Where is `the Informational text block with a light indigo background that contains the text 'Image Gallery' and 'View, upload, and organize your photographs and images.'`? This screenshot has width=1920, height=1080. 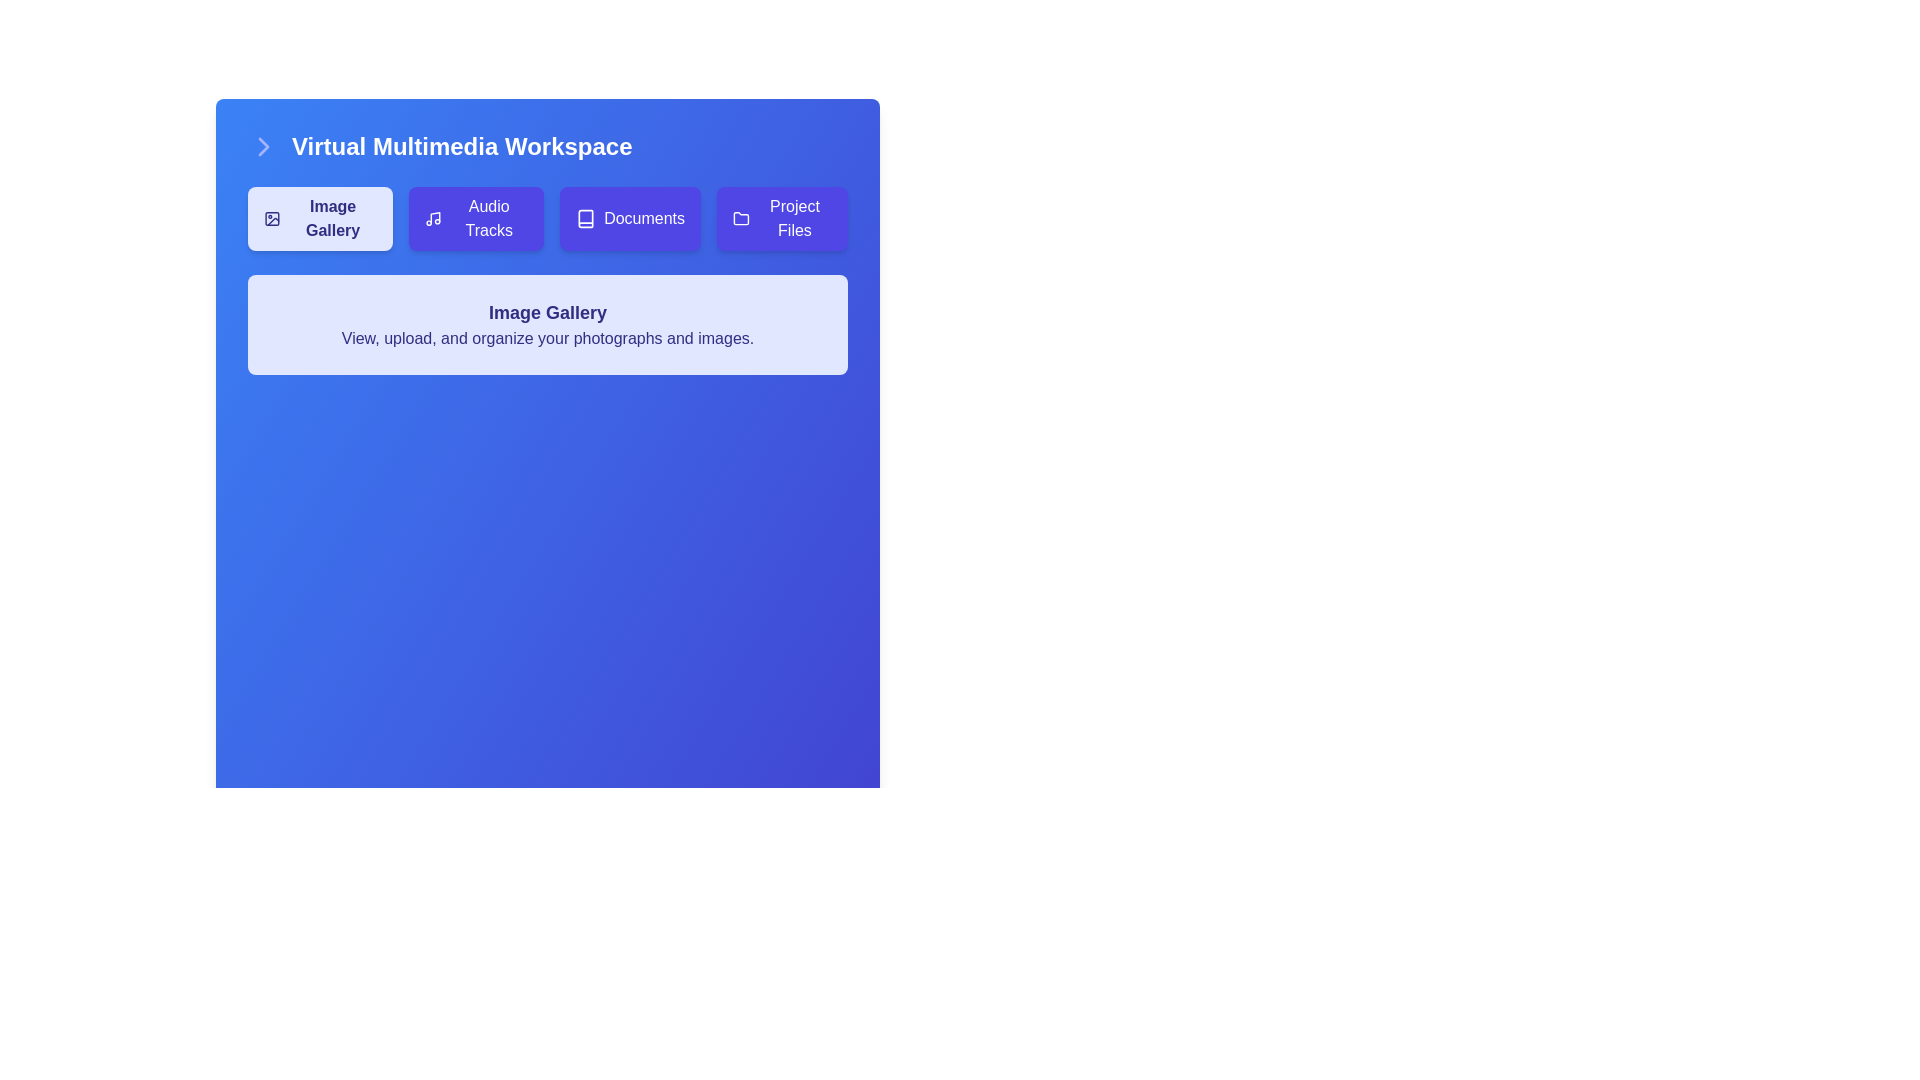
the Informational text block with a light indigo background that contains the text 'Image Gallery' and 'View, upload, and organize your photographs and images.' is located at coordinates (547, 323).